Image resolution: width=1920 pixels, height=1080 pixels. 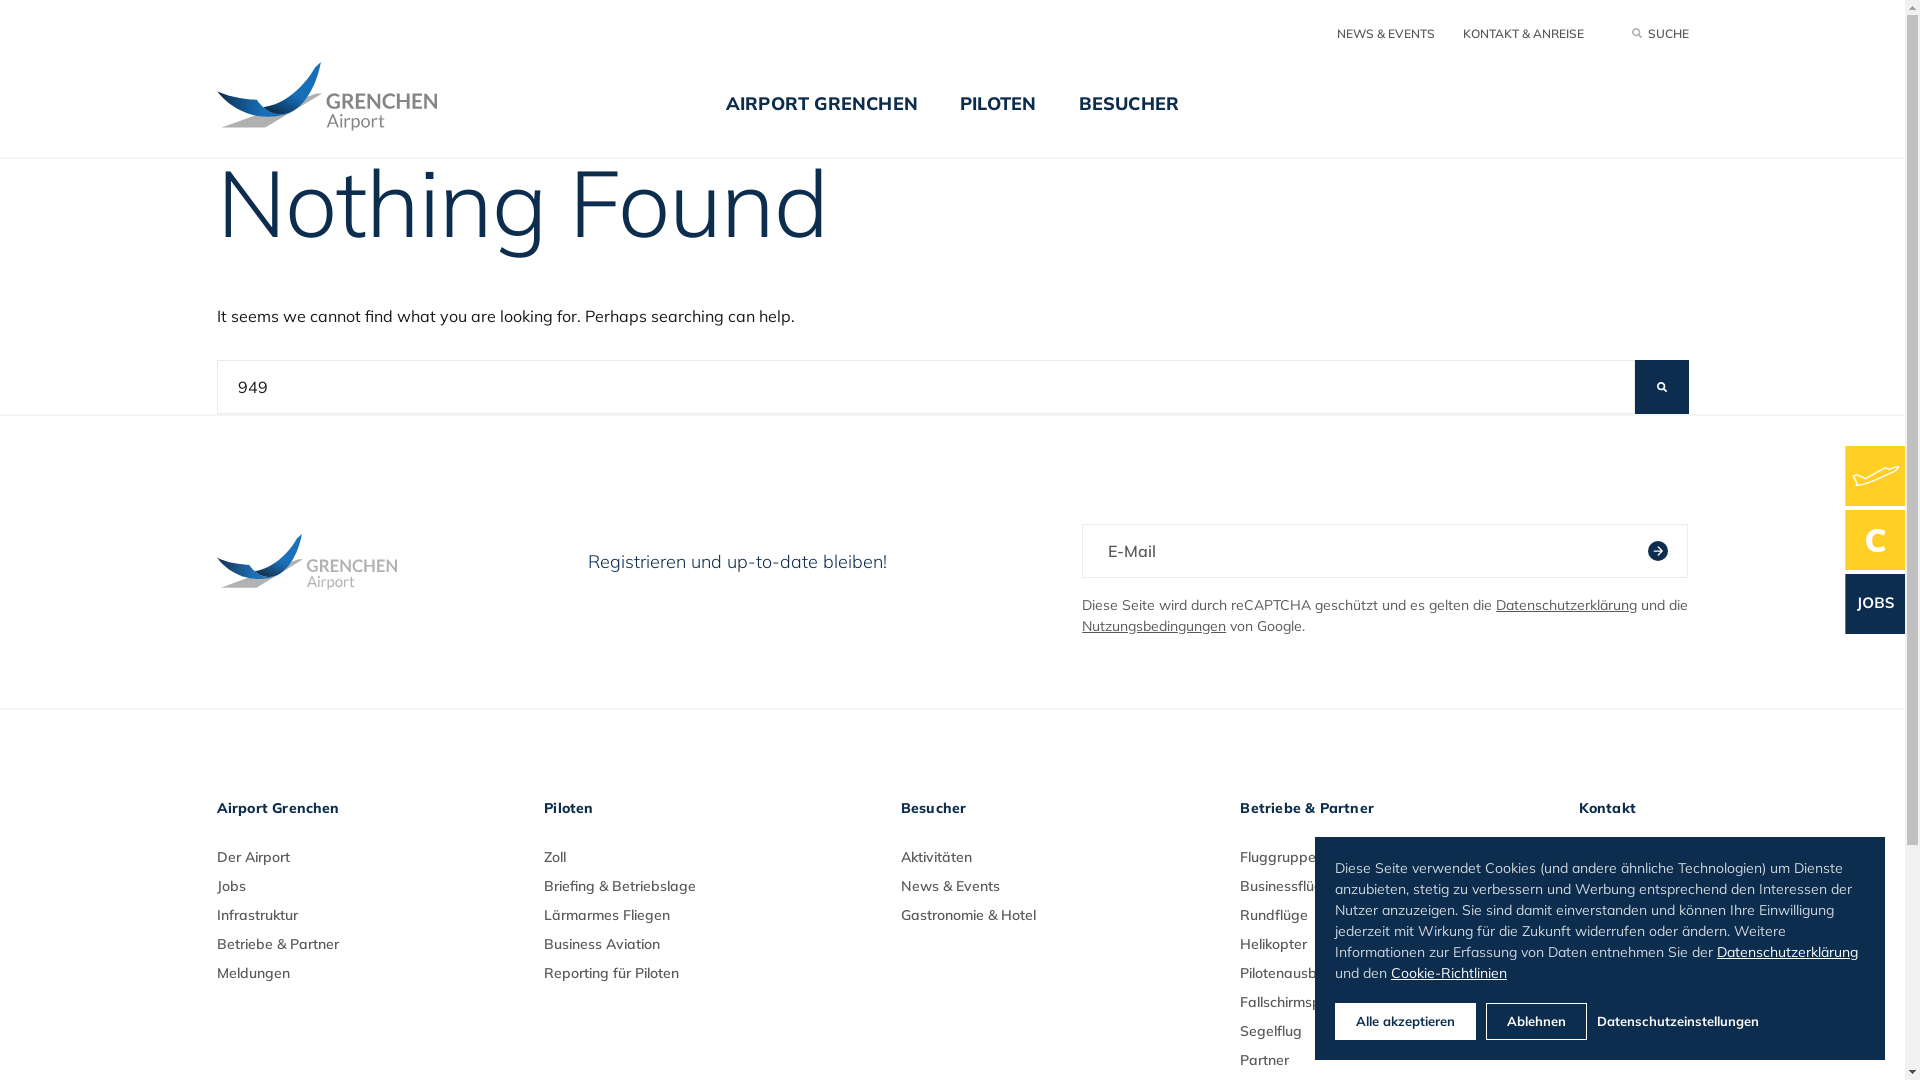 I want to click on 'Betriebe & Partner', so click(x=276, y=944).